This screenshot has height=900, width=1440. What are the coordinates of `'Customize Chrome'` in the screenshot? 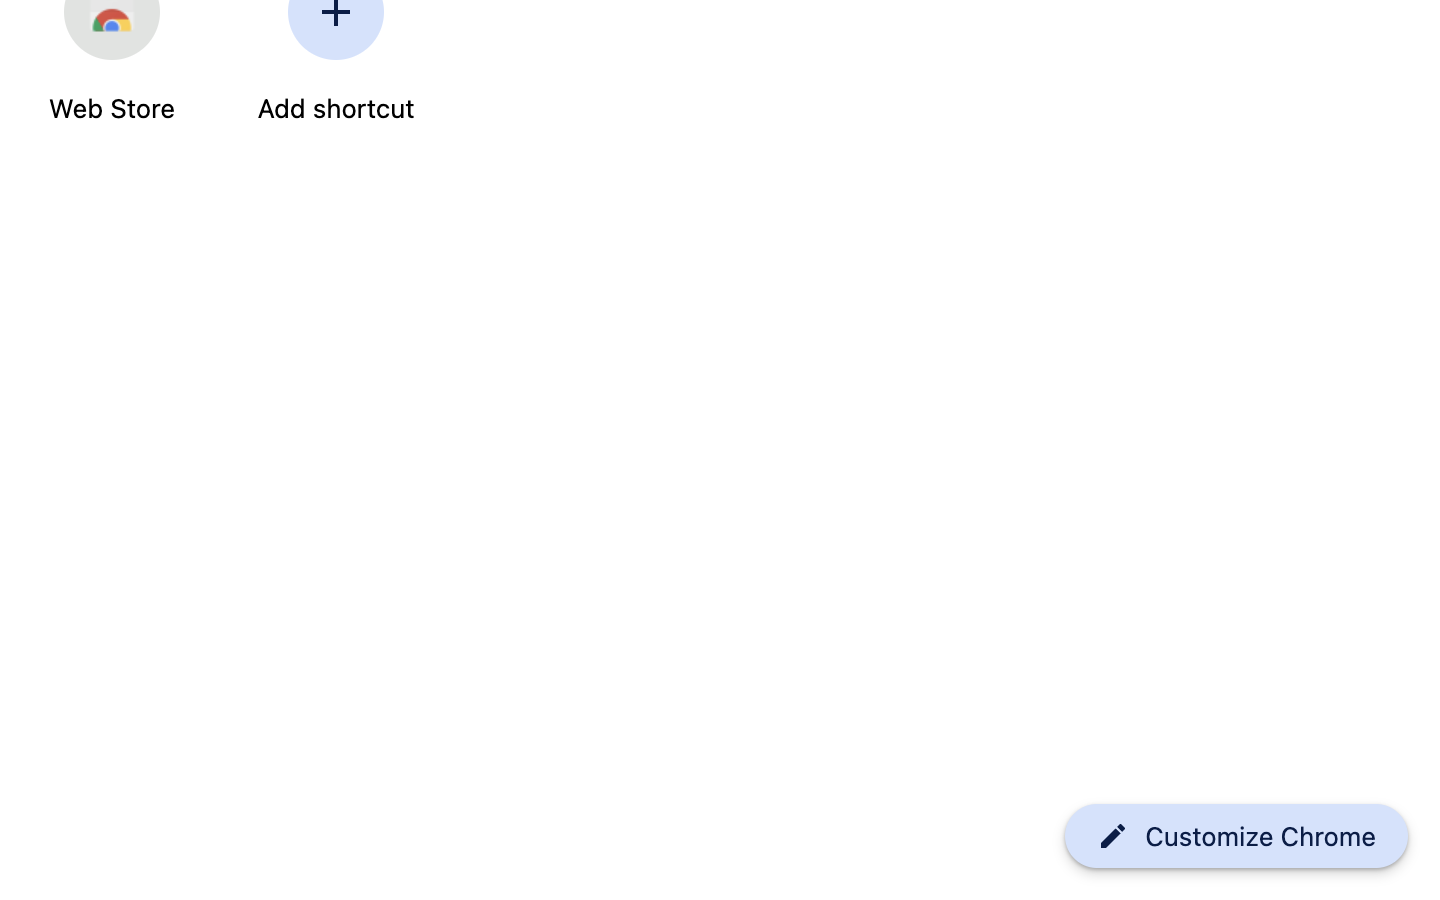 It's located at (1261, 837).